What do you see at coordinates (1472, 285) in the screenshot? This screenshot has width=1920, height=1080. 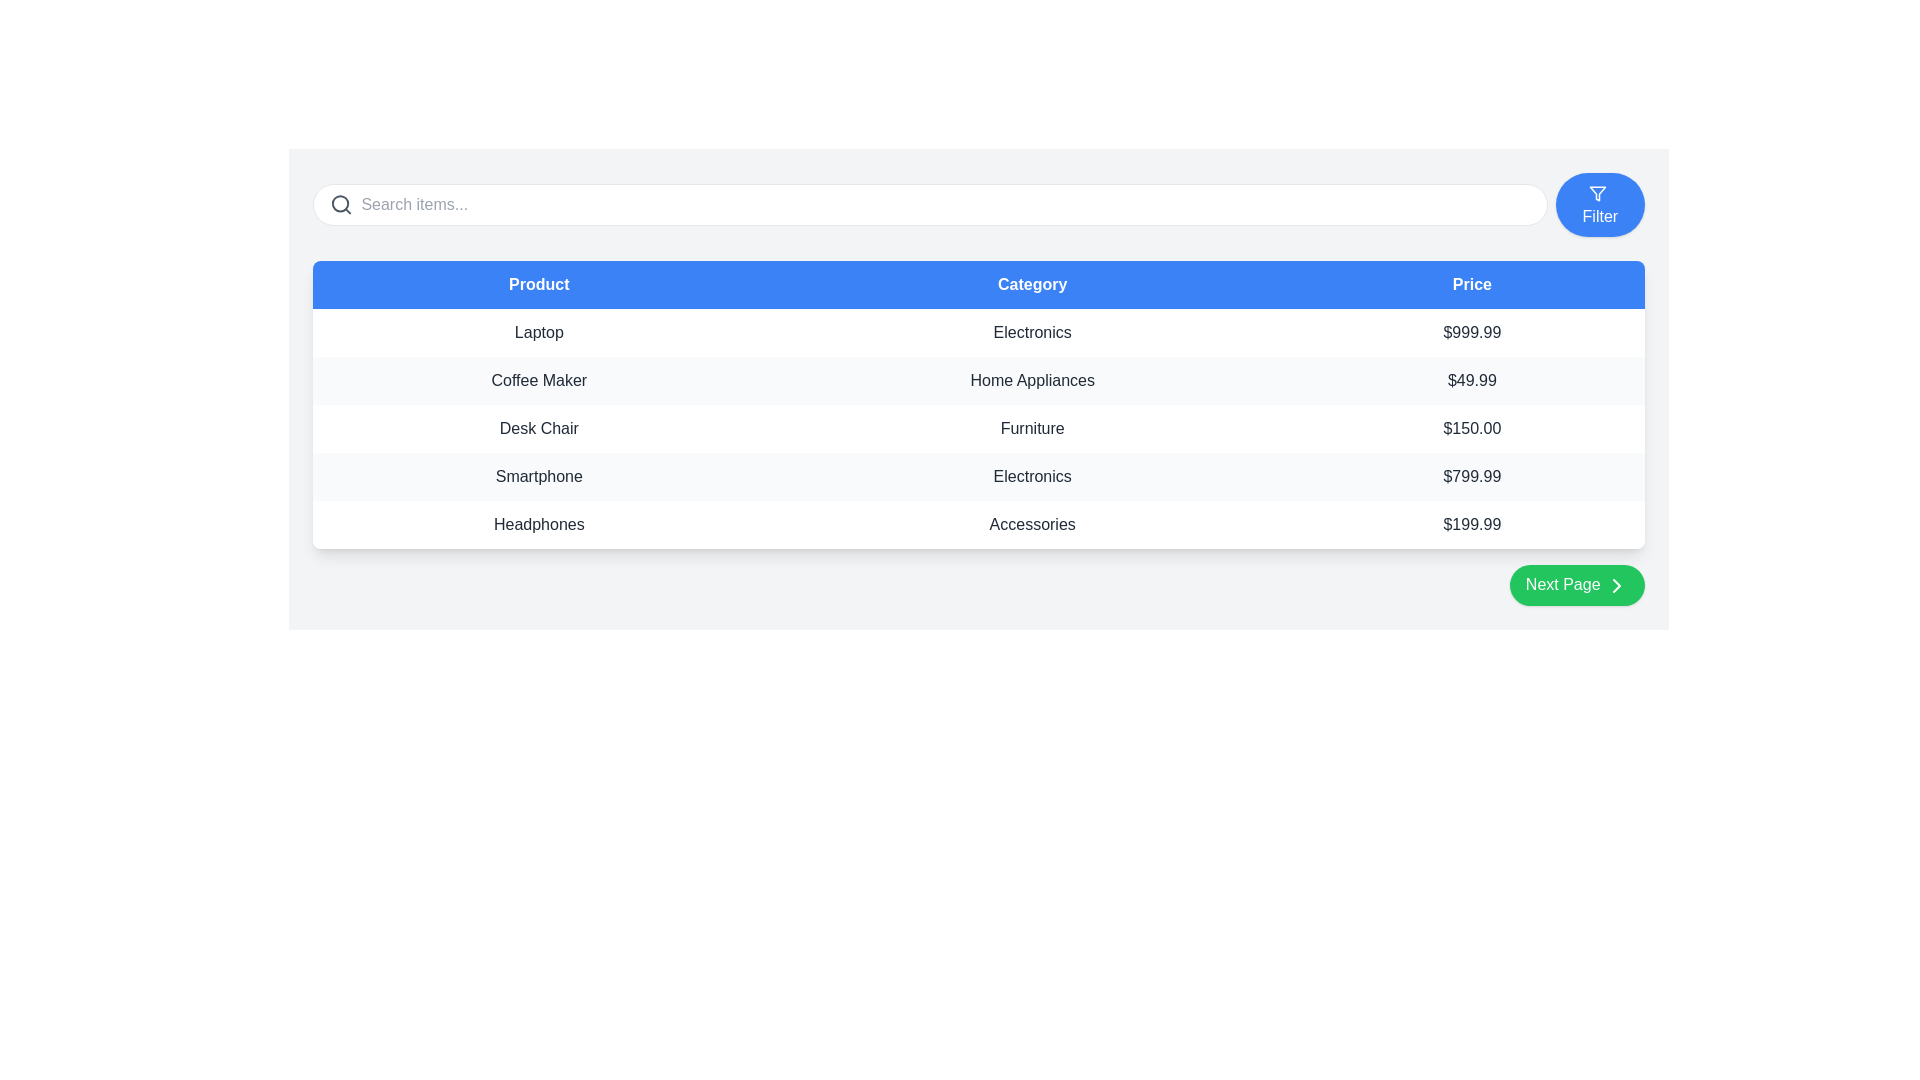 I see `the 'Price' header text label in the table, which is located in the third column, positioned to the right of the 'Category' header at the top row` at bounding box center [1472, 285].